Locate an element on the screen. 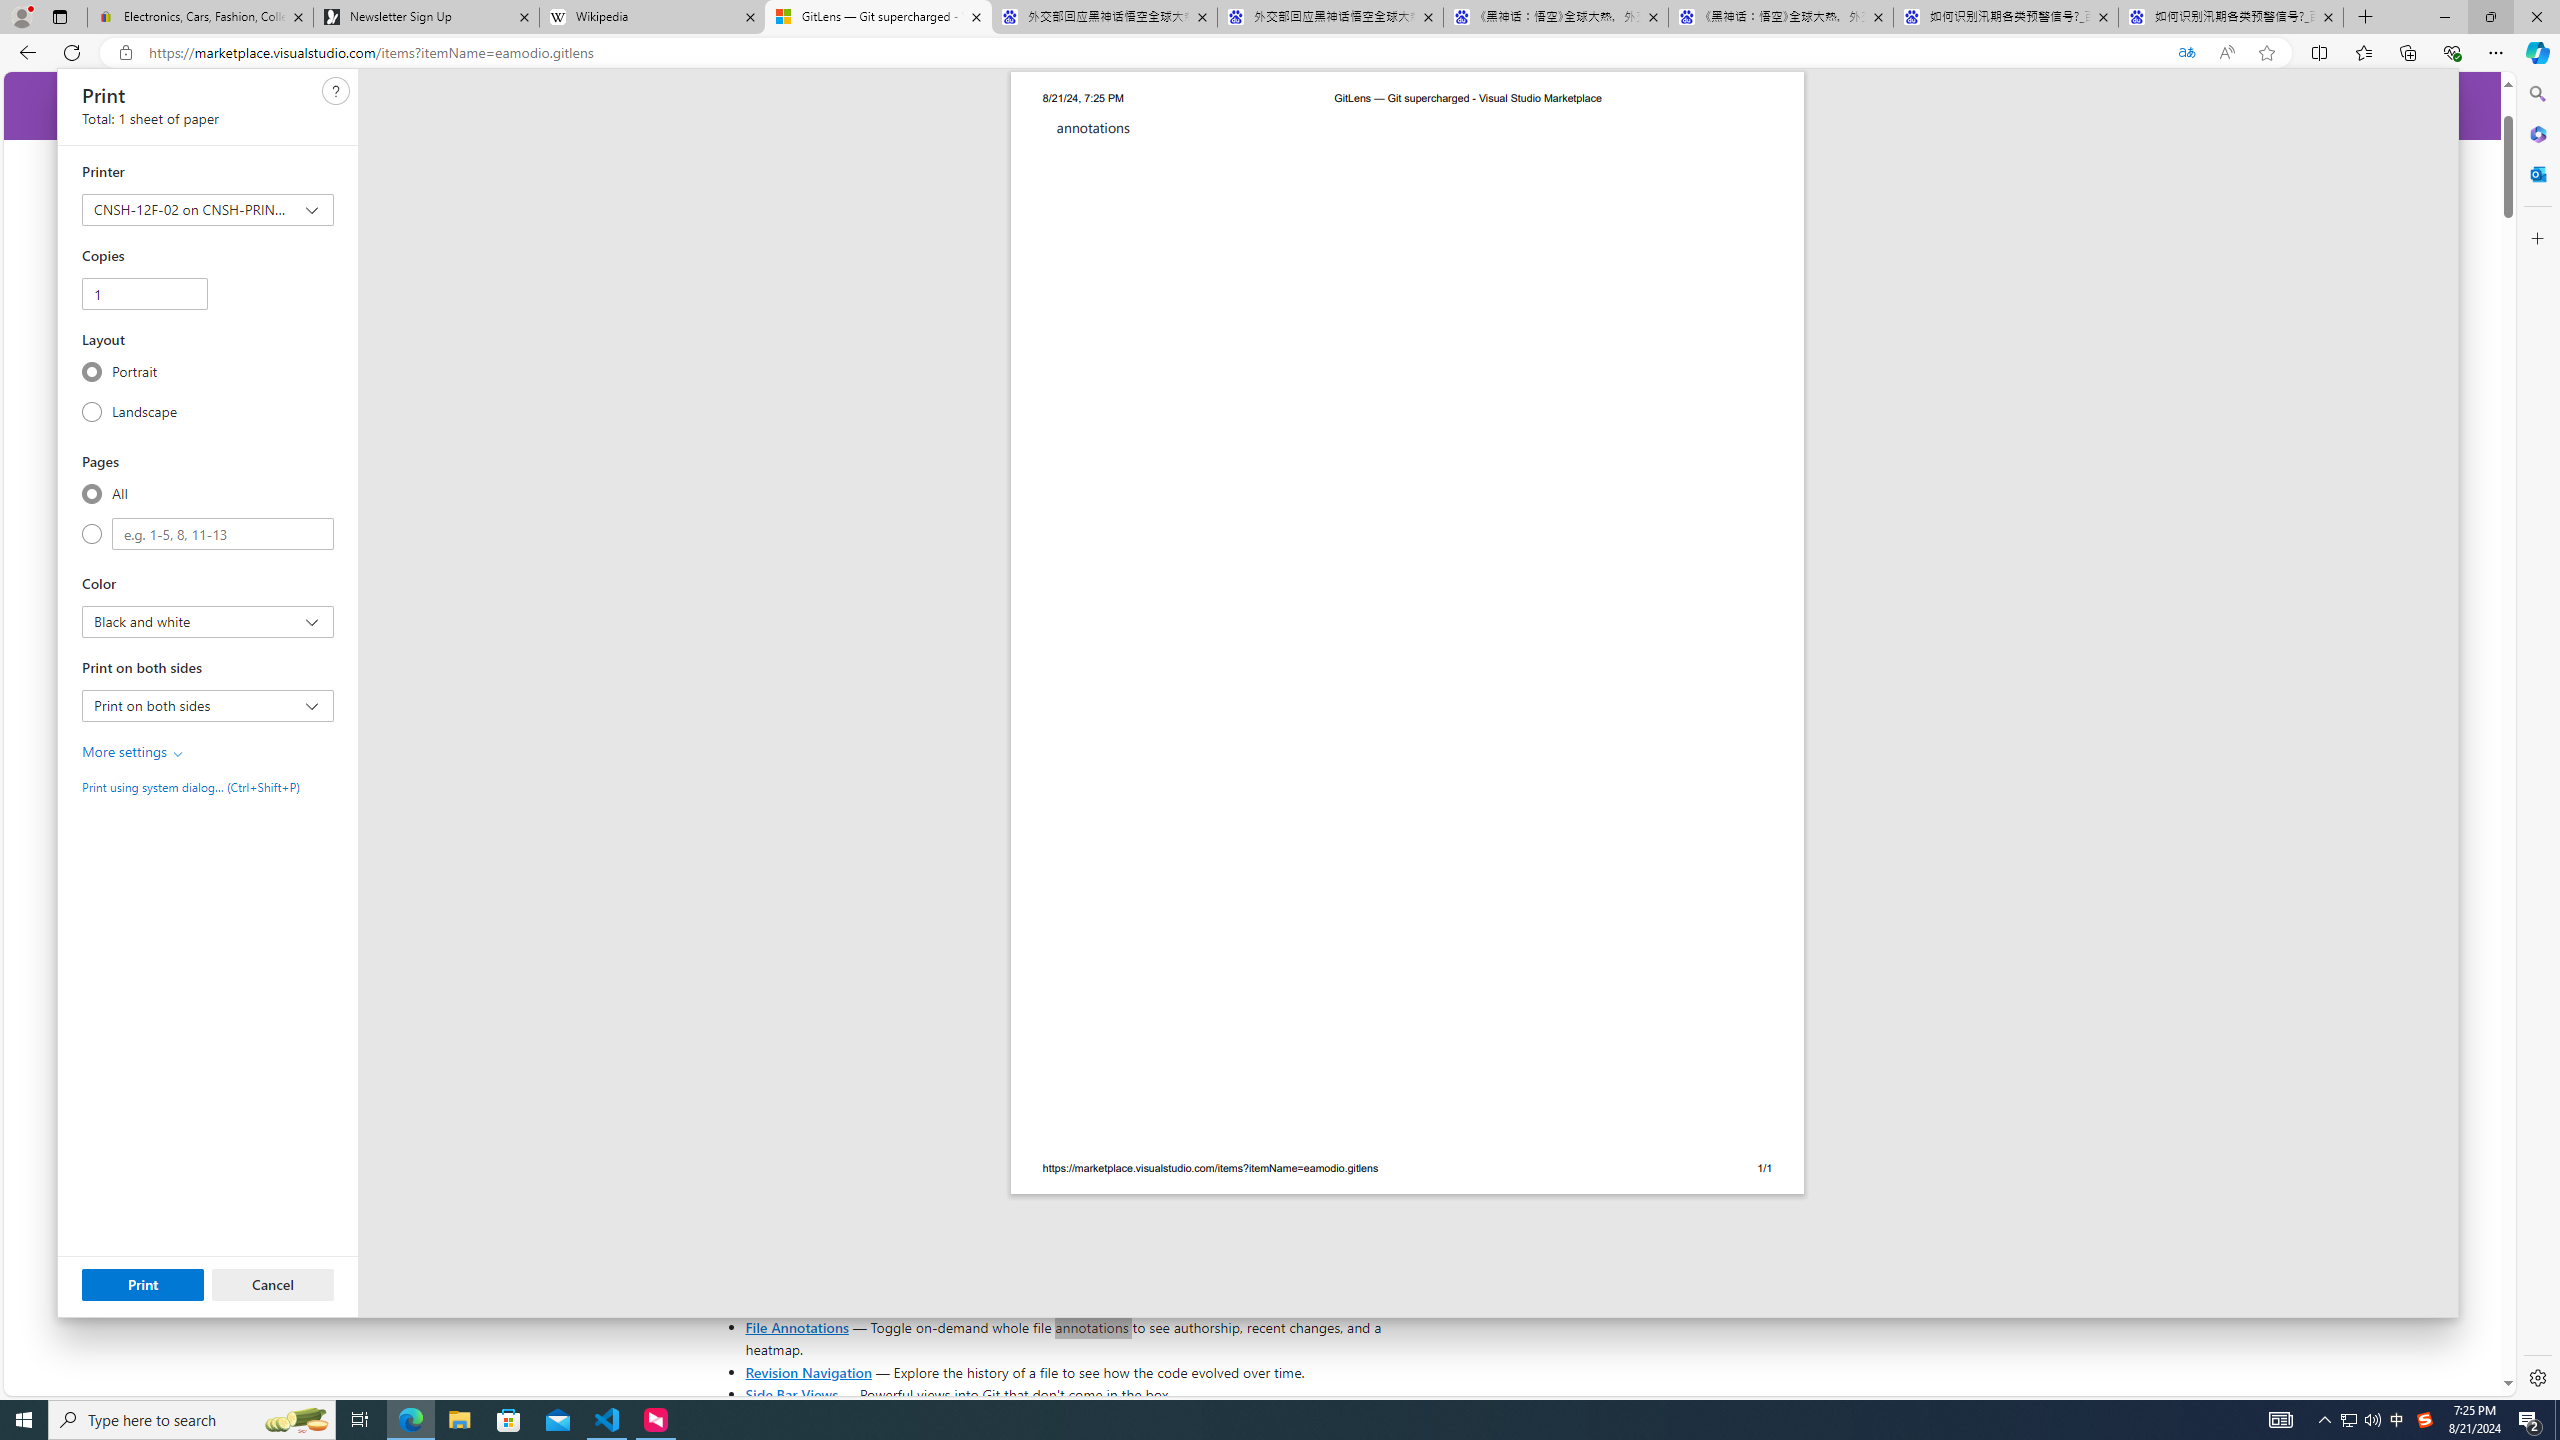 The image size is (2560, 1440). 'Custom' is located at coordinates (221, 533).